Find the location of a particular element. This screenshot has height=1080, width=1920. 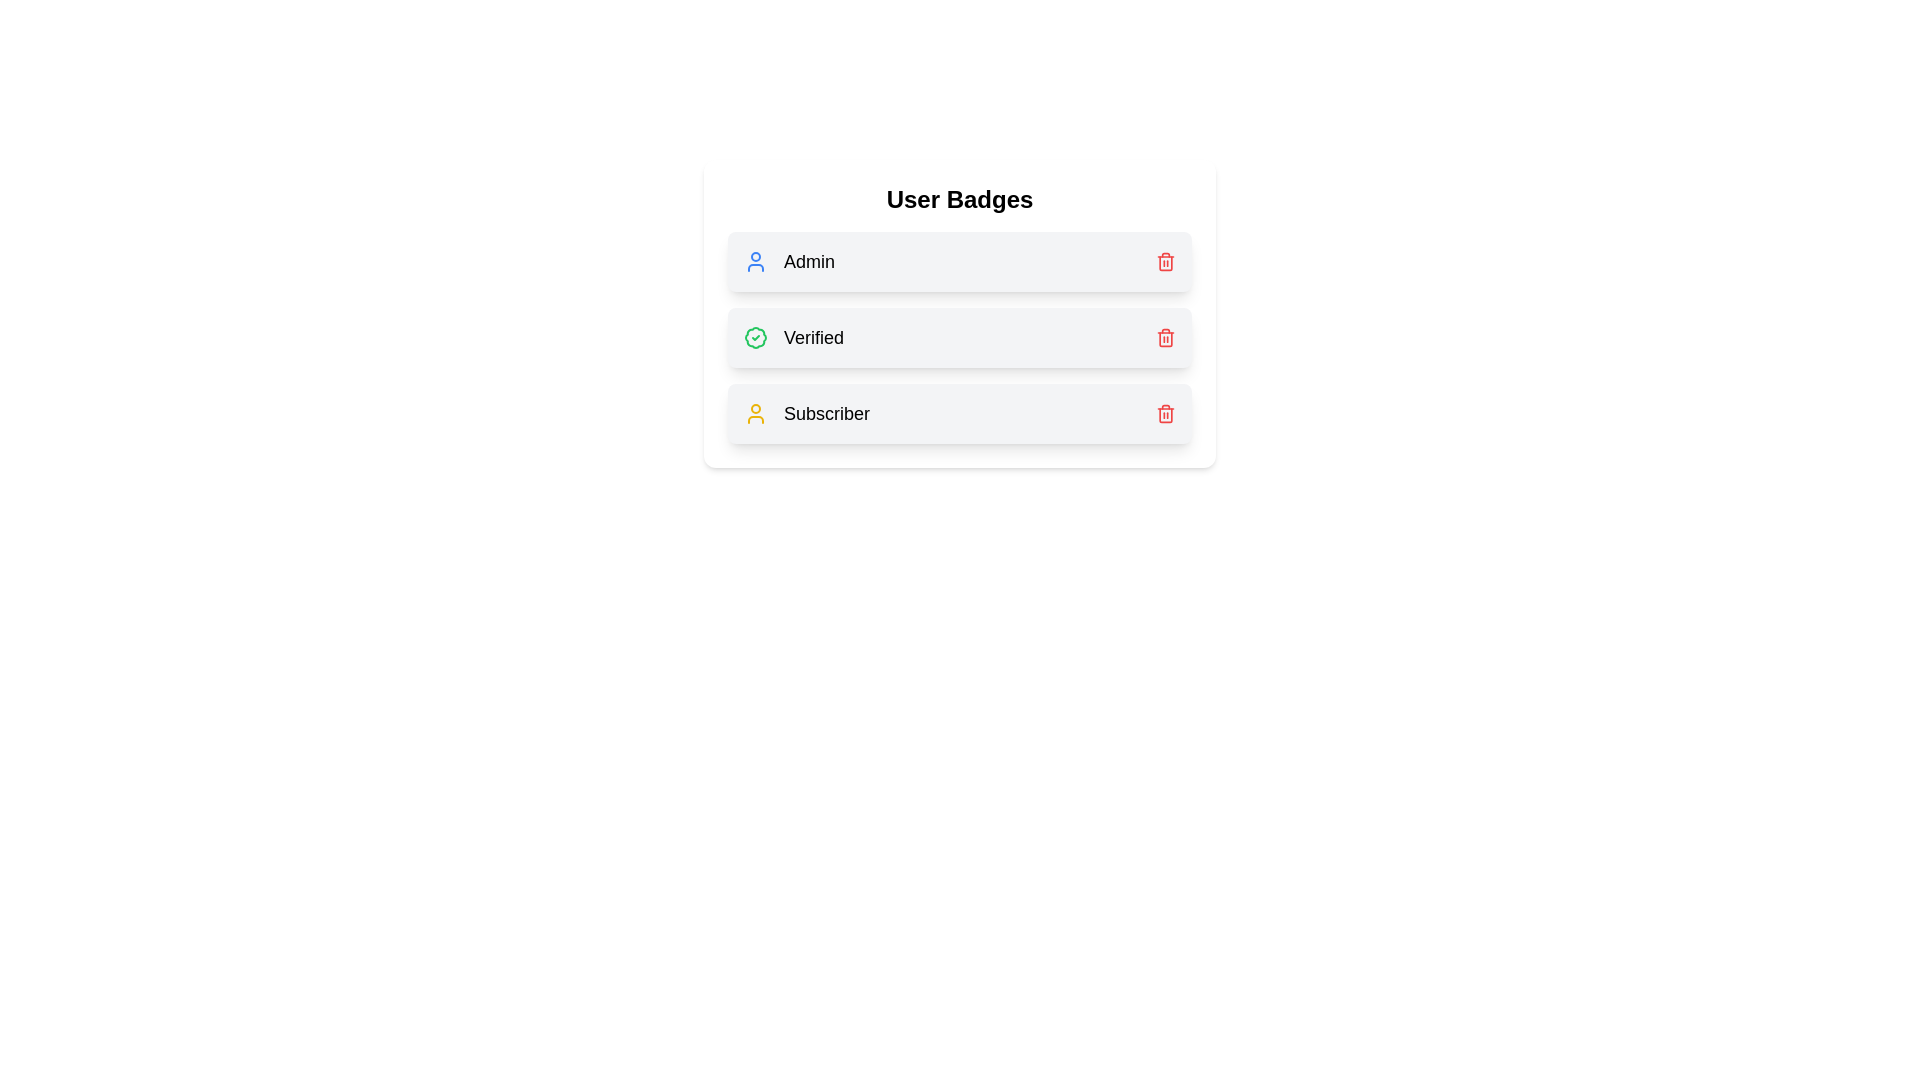

the badge row corresponding to Subscriber is located at coordinates (960, 412).